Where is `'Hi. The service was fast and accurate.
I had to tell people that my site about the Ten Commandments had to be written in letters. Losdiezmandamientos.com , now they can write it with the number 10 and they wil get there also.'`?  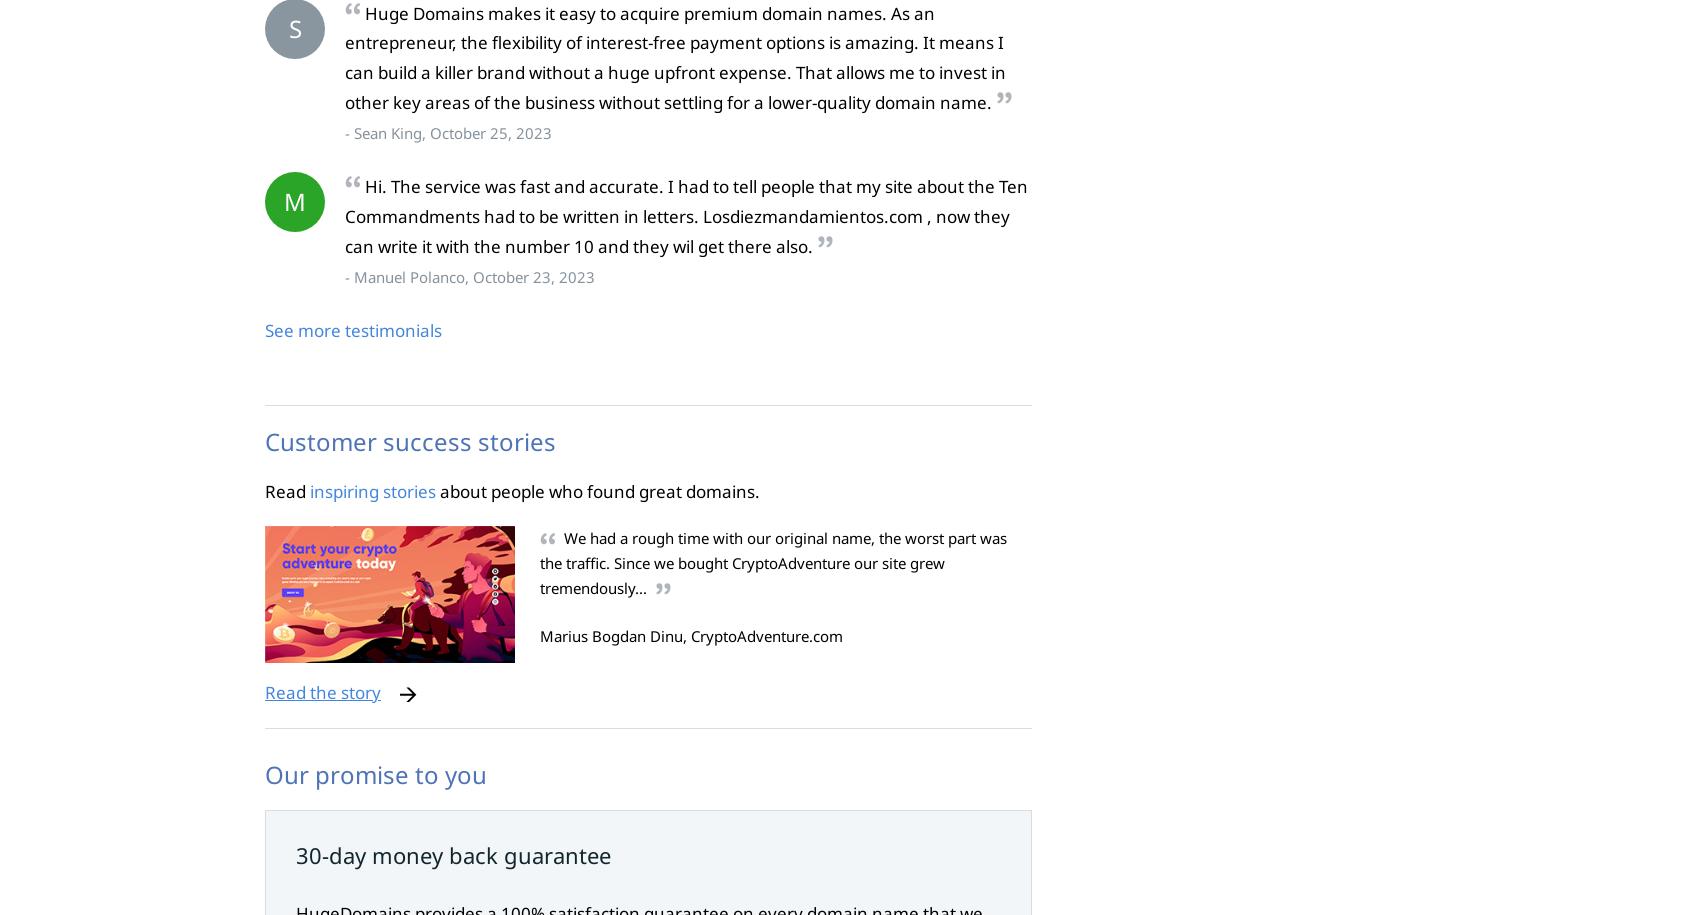
'Hi. The service was fast and accurate.
I had to tell people that my site about the Ten Commandments had to be written in letters. Losdiezmandamientos.com , now they can write it with the number 10 and they wil get there also.' is located at coordinates (686, 216).